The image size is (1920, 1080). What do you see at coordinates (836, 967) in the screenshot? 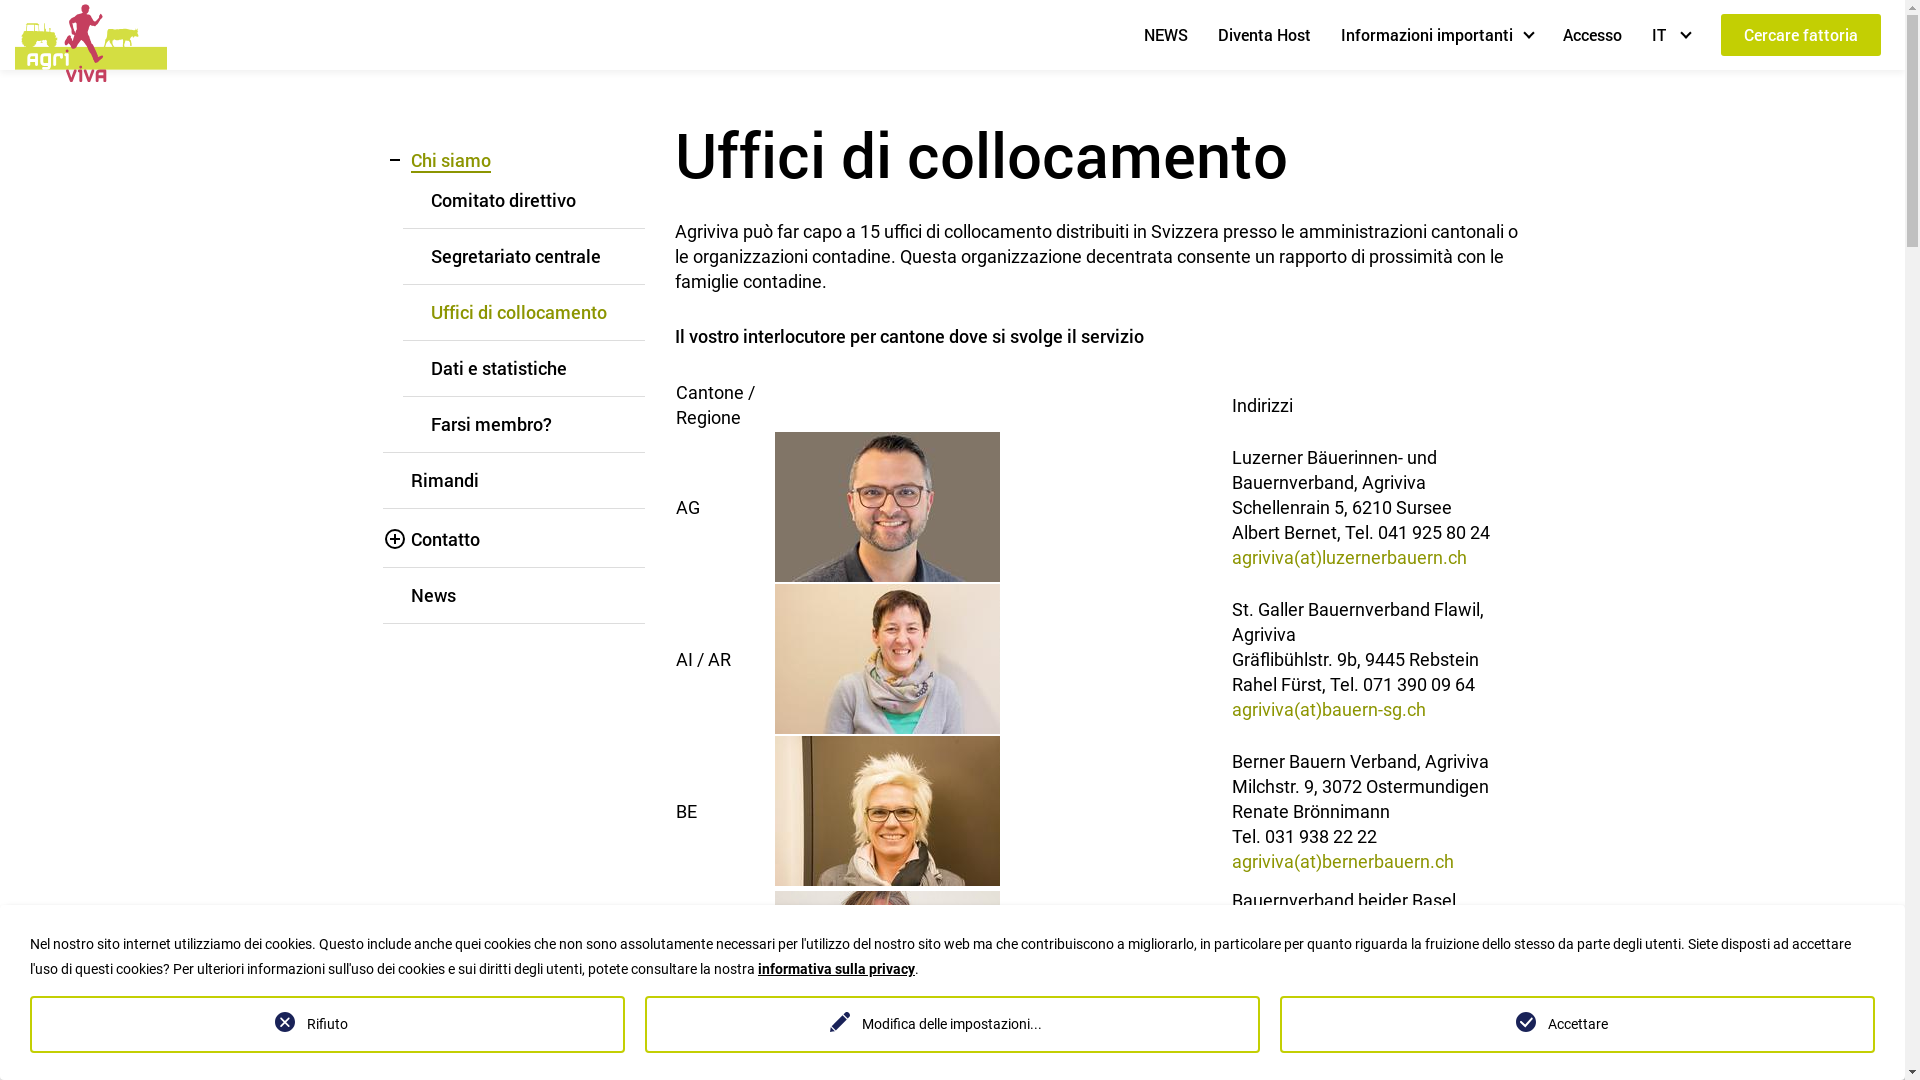
I see `'informativa sulla privacy'` at bounding box center [836, 967].